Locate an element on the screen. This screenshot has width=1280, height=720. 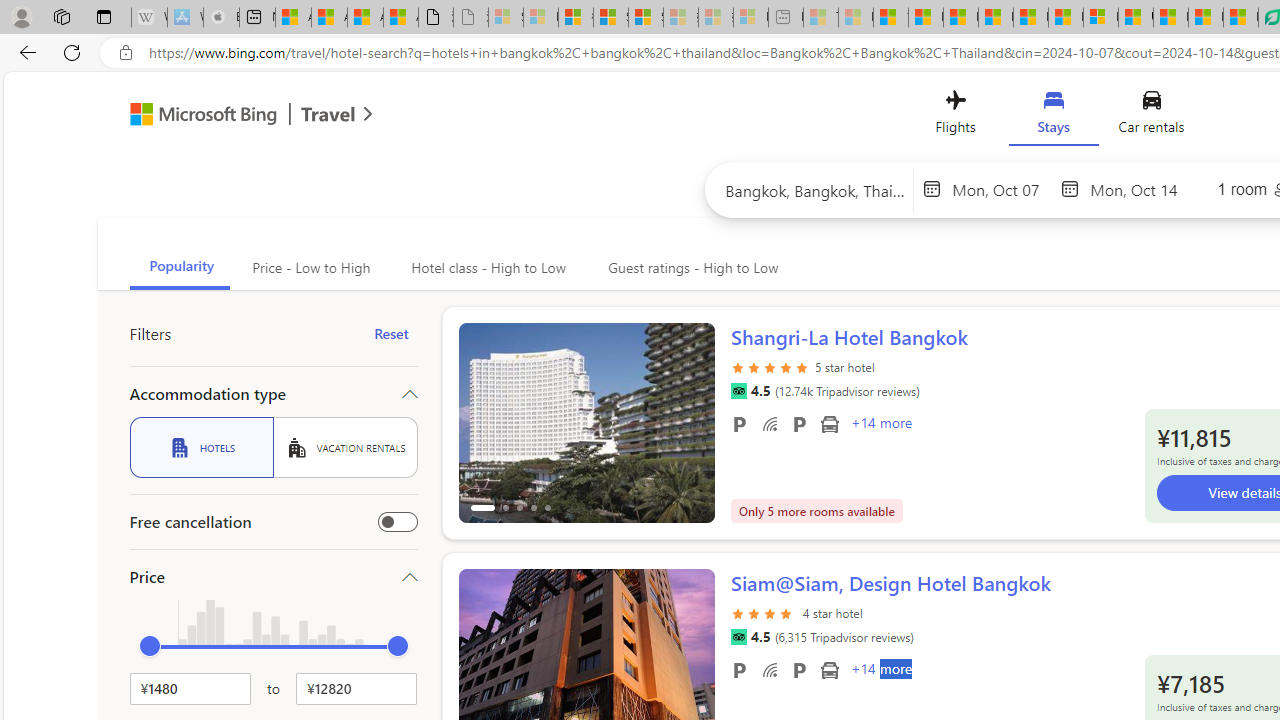
'VACATION RENTALS' is located at coordinates (345, 446).